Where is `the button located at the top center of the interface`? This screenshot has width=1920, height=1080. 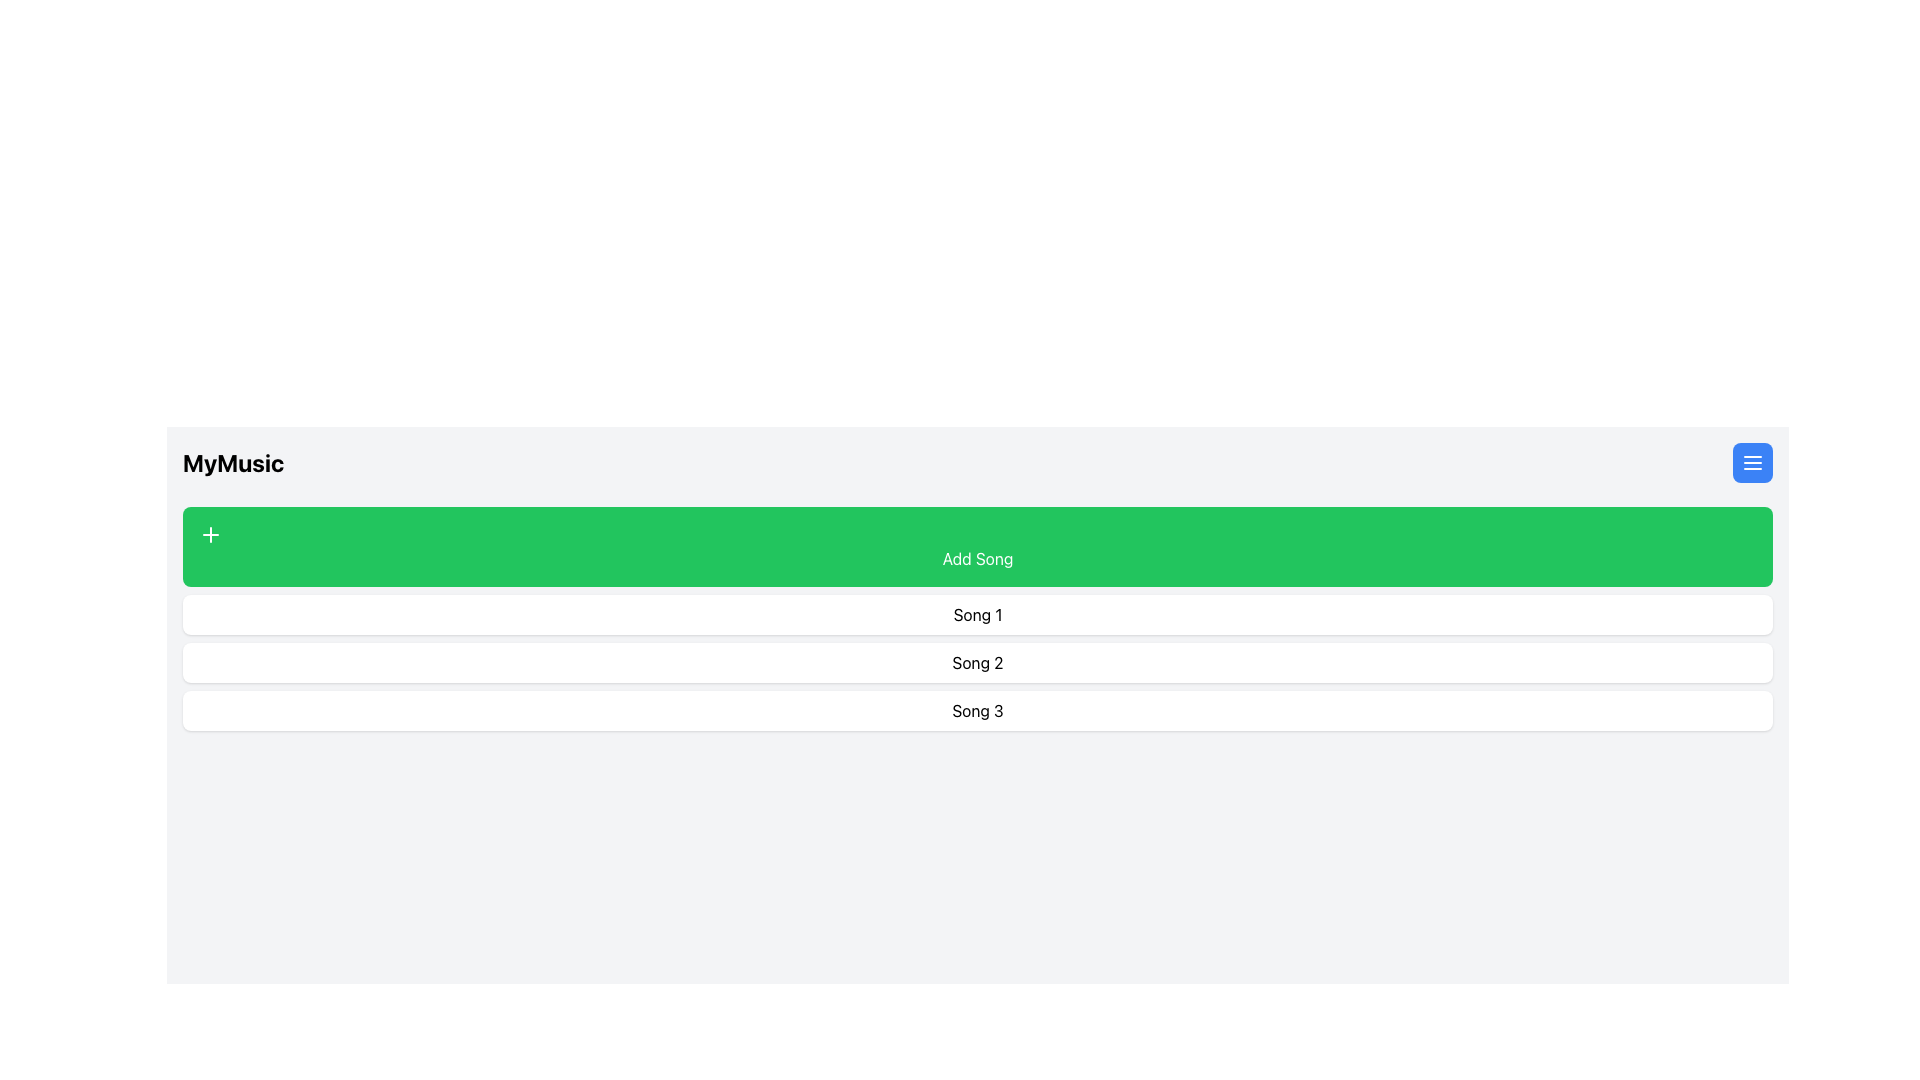 the button located at the top center of the interface is located at coordinates (978, 547).